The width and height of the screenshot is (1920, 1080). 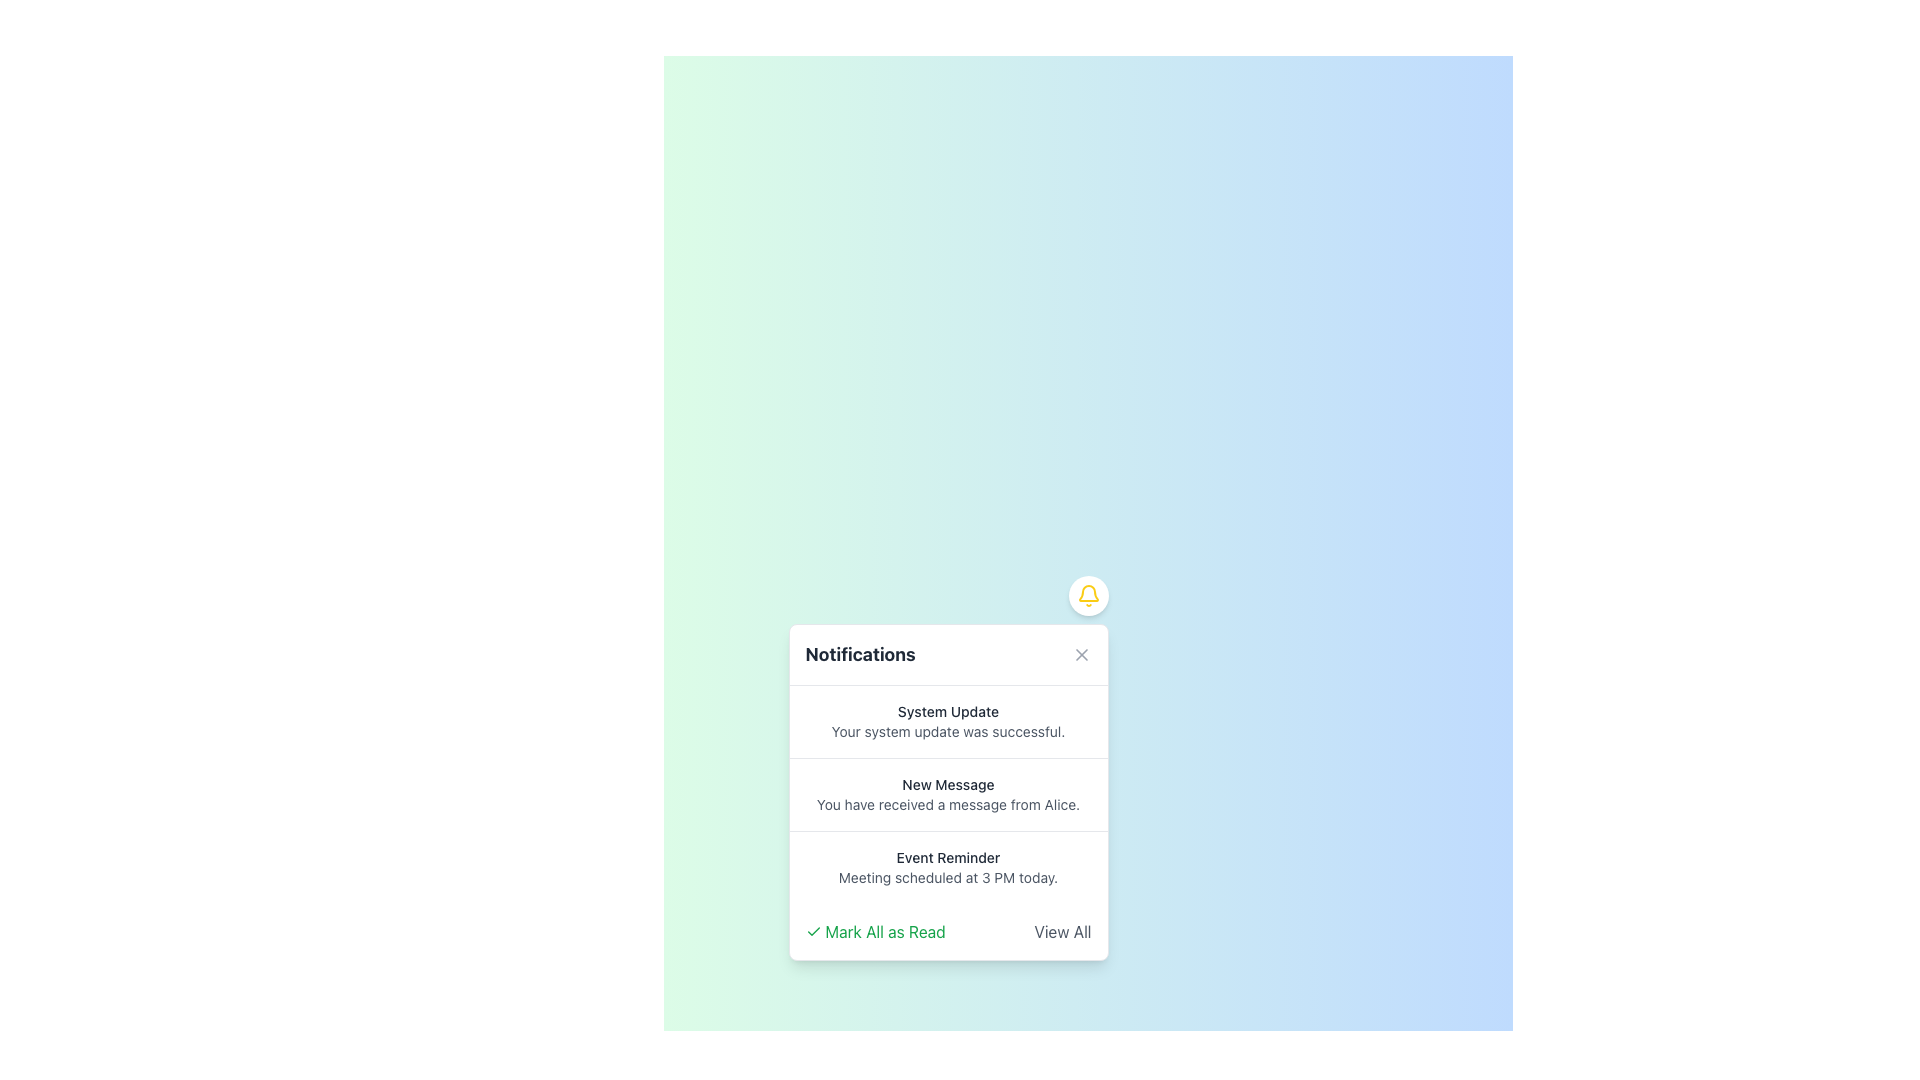 I want to click on the lower arcing line of the bell-shaped icon located at the top-right corner of the interface above the notifications panel, so click(x=1087, y=592).